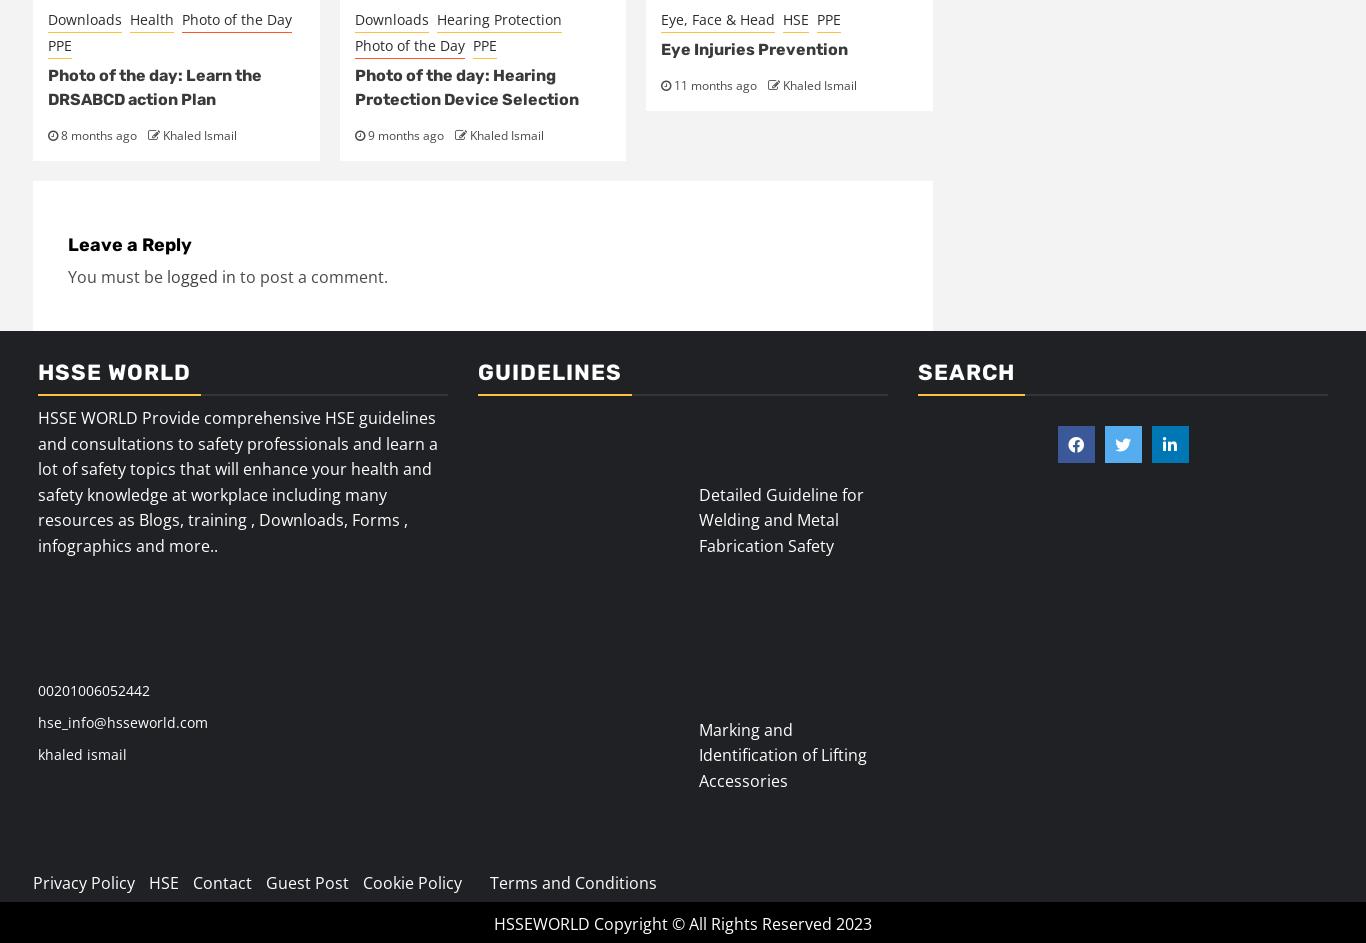 The width and height of the screenshot is (1366, 943). What do you see at coordinates (572, 883) in the screenshot?
I see `'Terms and Conditions'` at bounding box center [572, 883].